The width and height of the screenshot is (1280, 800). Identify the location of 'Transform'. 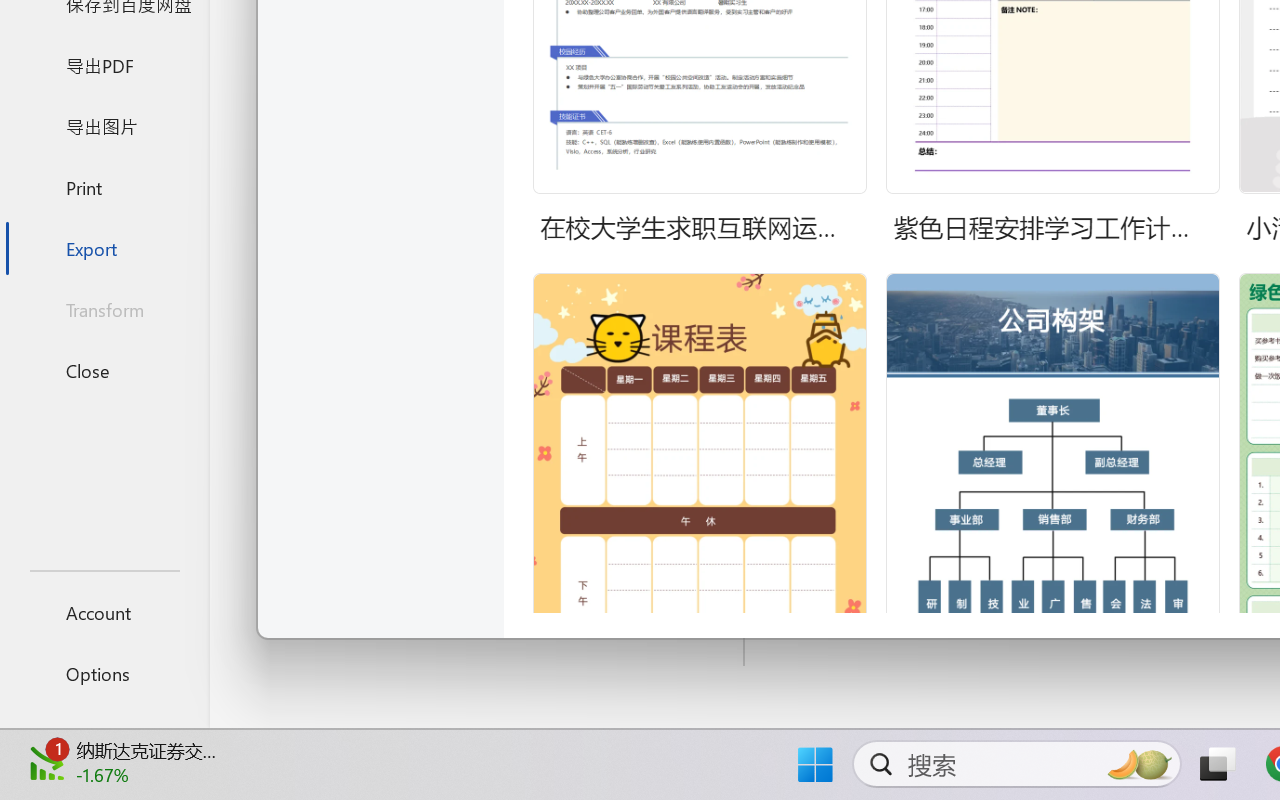
(103, 308).